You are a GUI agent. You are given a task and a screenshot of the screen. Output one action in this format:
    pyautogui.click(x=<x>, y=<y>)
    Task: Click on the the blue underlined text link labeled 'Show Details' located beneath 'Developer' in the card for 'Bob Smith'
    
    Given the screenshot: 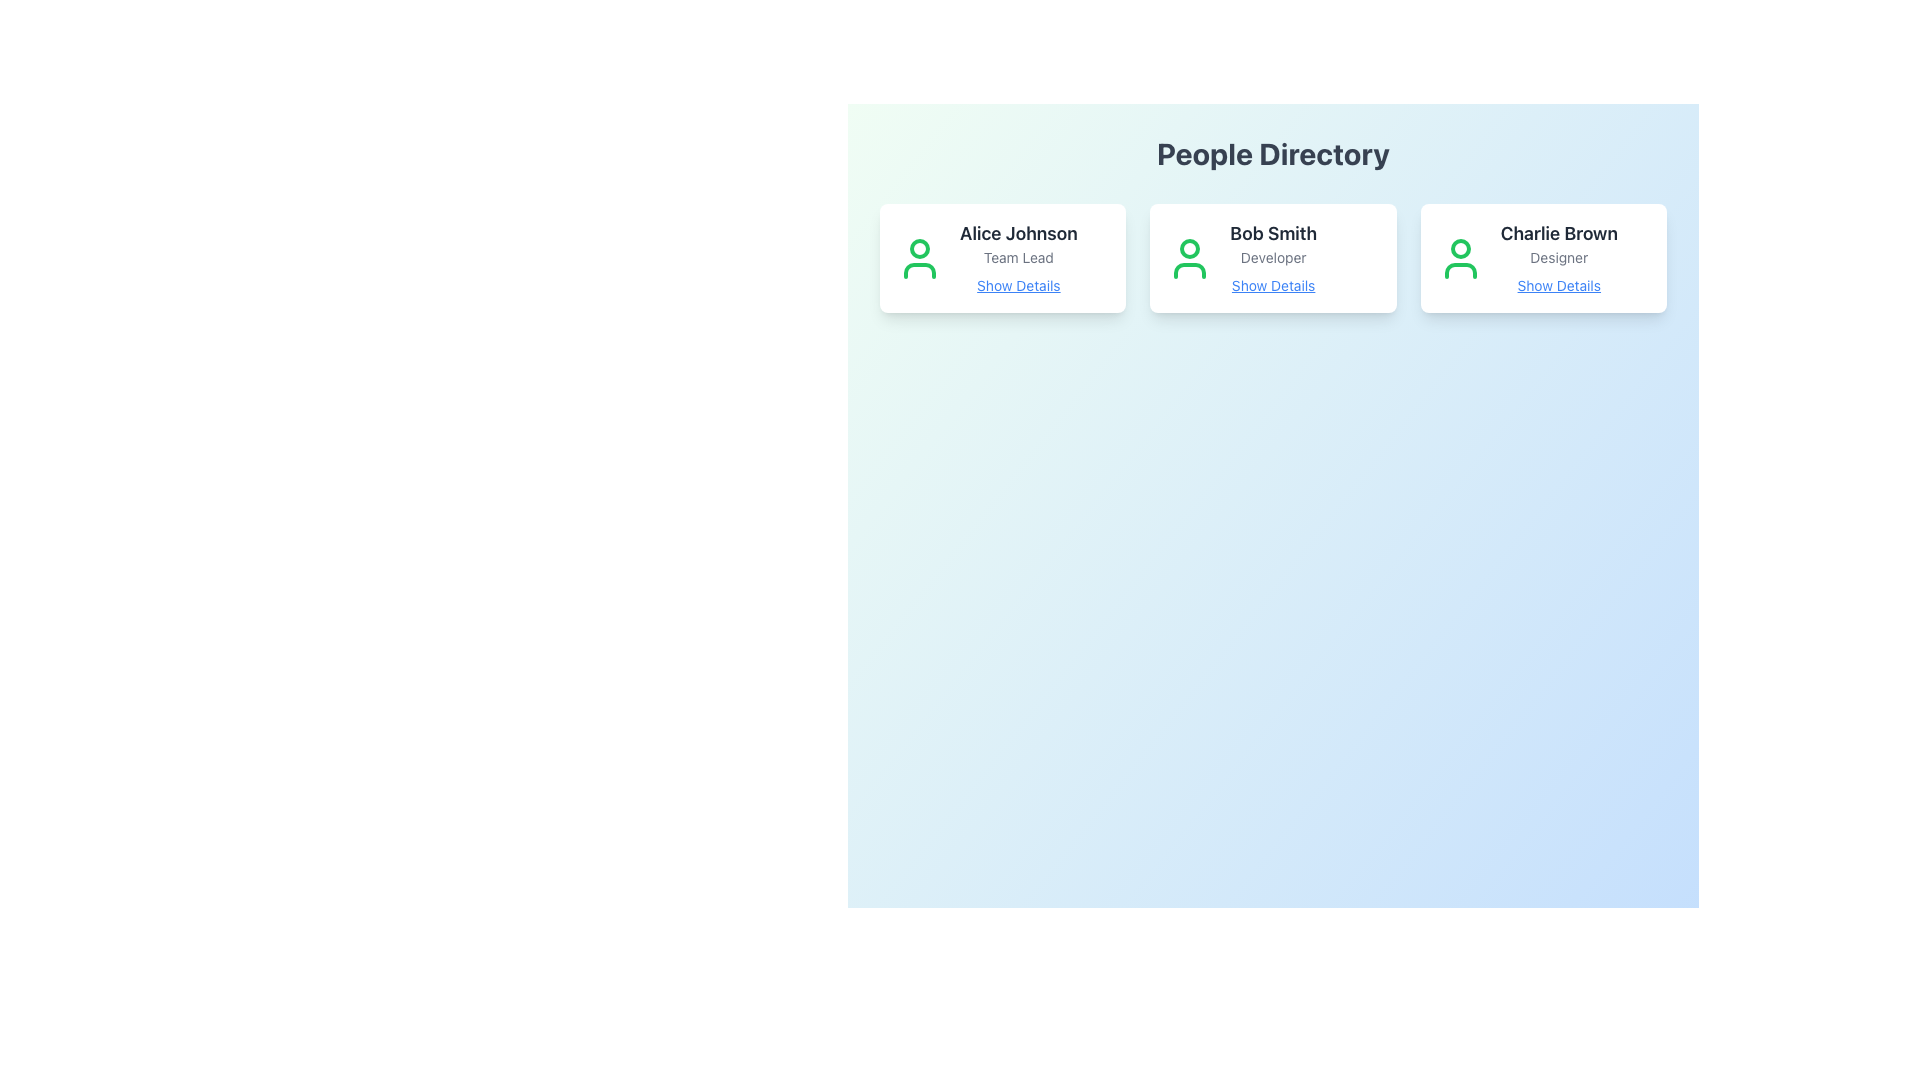 What is the action you would take?
    pyautogui.click(x=1272, y=285)
    